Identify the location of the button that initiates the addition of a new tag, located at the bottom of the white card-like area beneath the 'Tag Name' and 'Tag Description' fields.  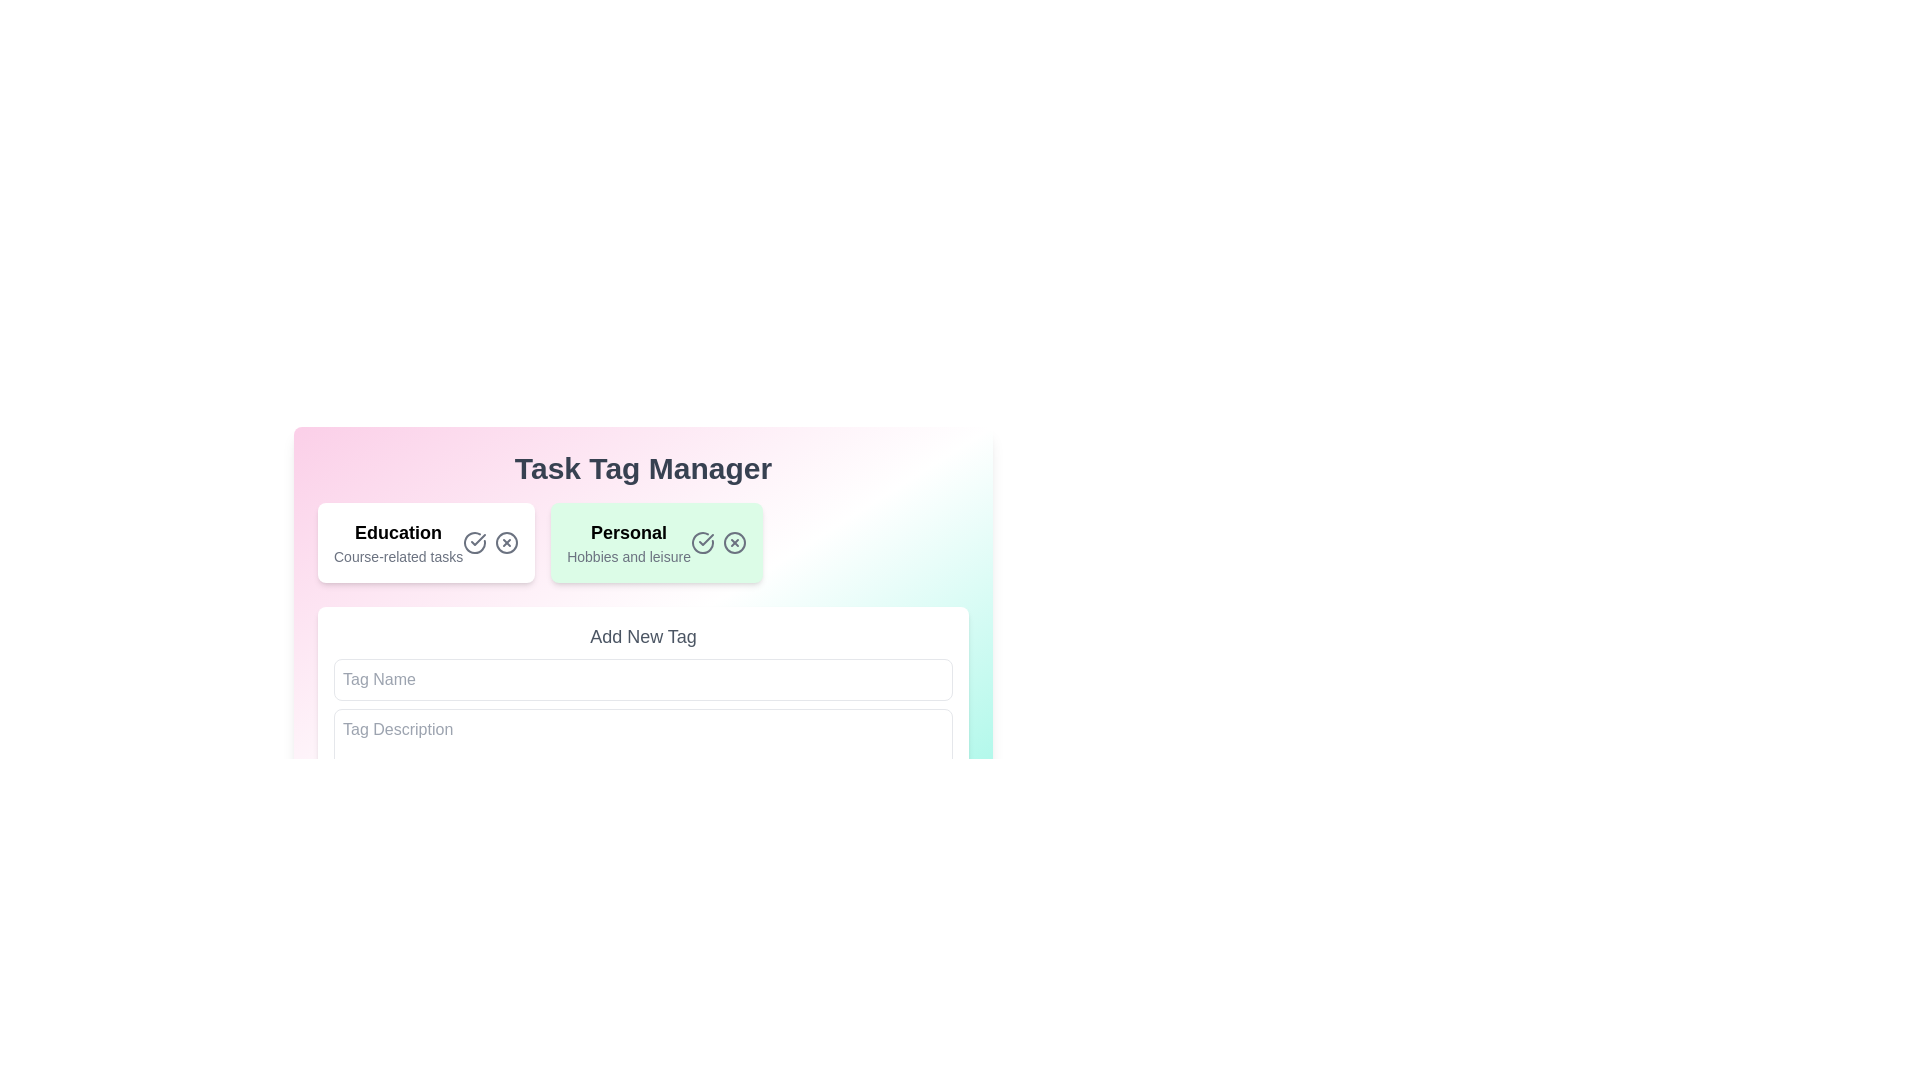
(395, 810).